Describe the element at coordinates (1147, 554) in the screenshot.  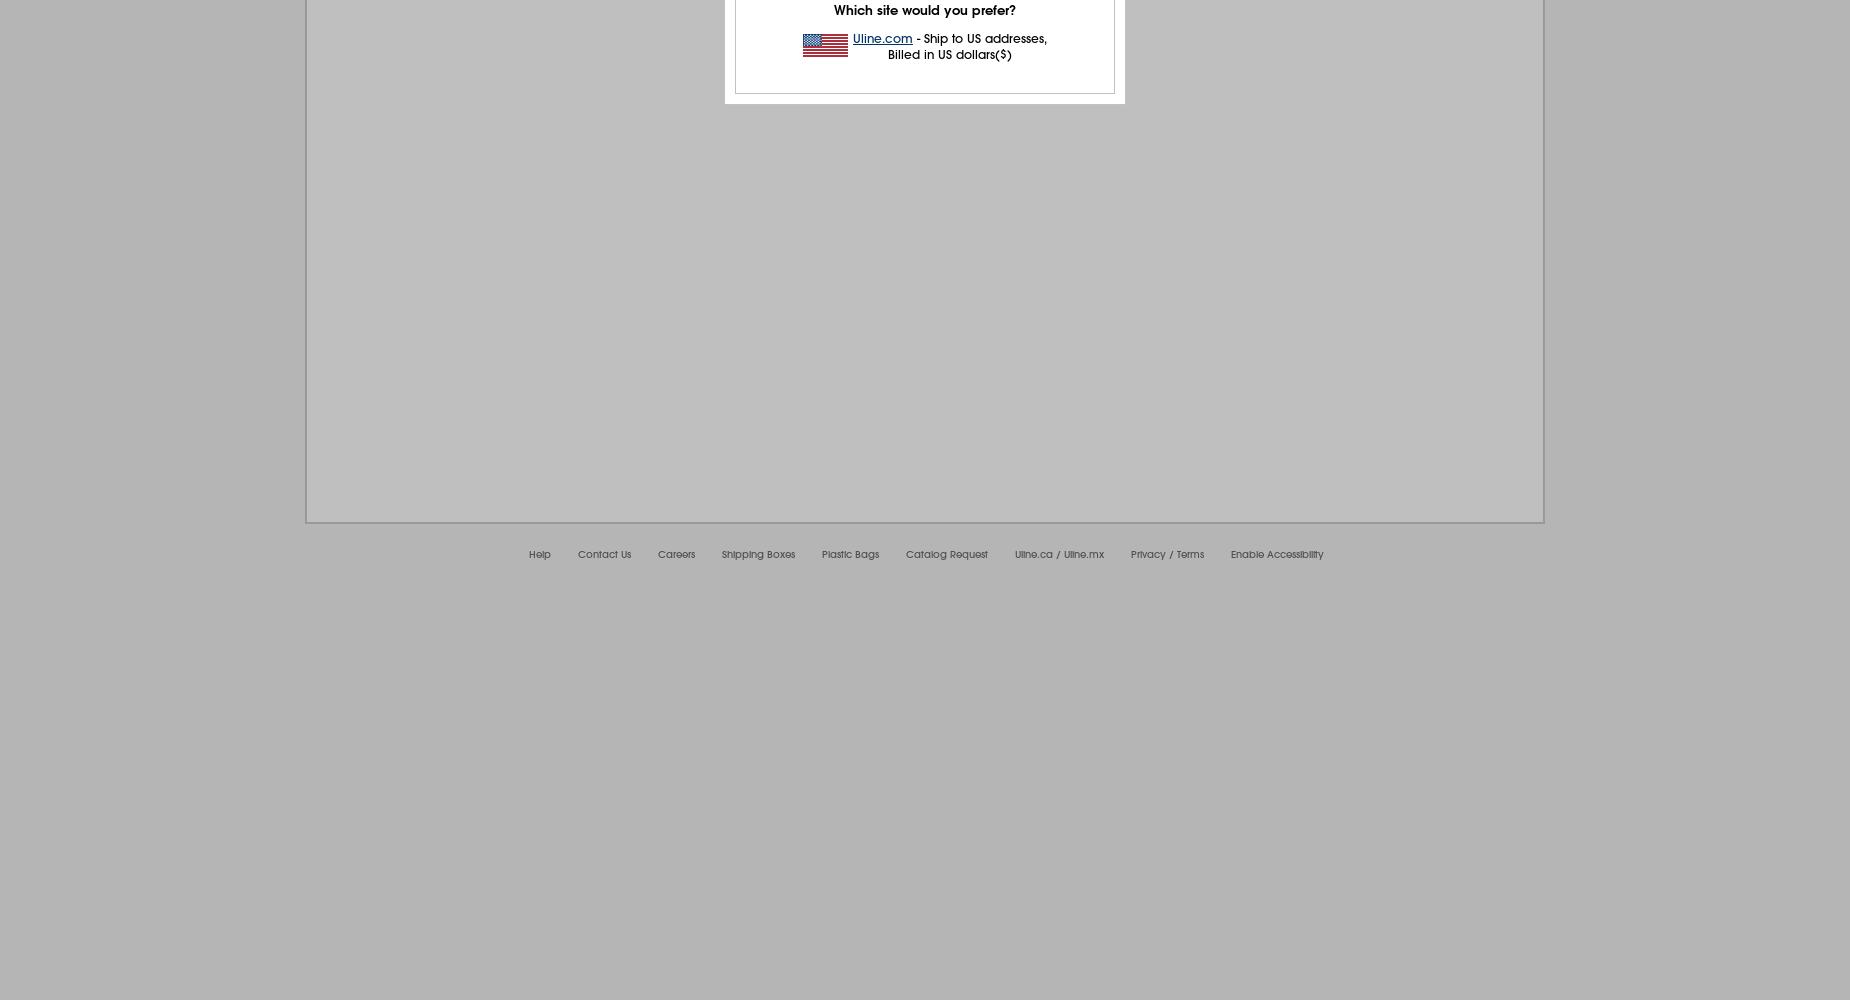
I see `'Privacy'` at that location.